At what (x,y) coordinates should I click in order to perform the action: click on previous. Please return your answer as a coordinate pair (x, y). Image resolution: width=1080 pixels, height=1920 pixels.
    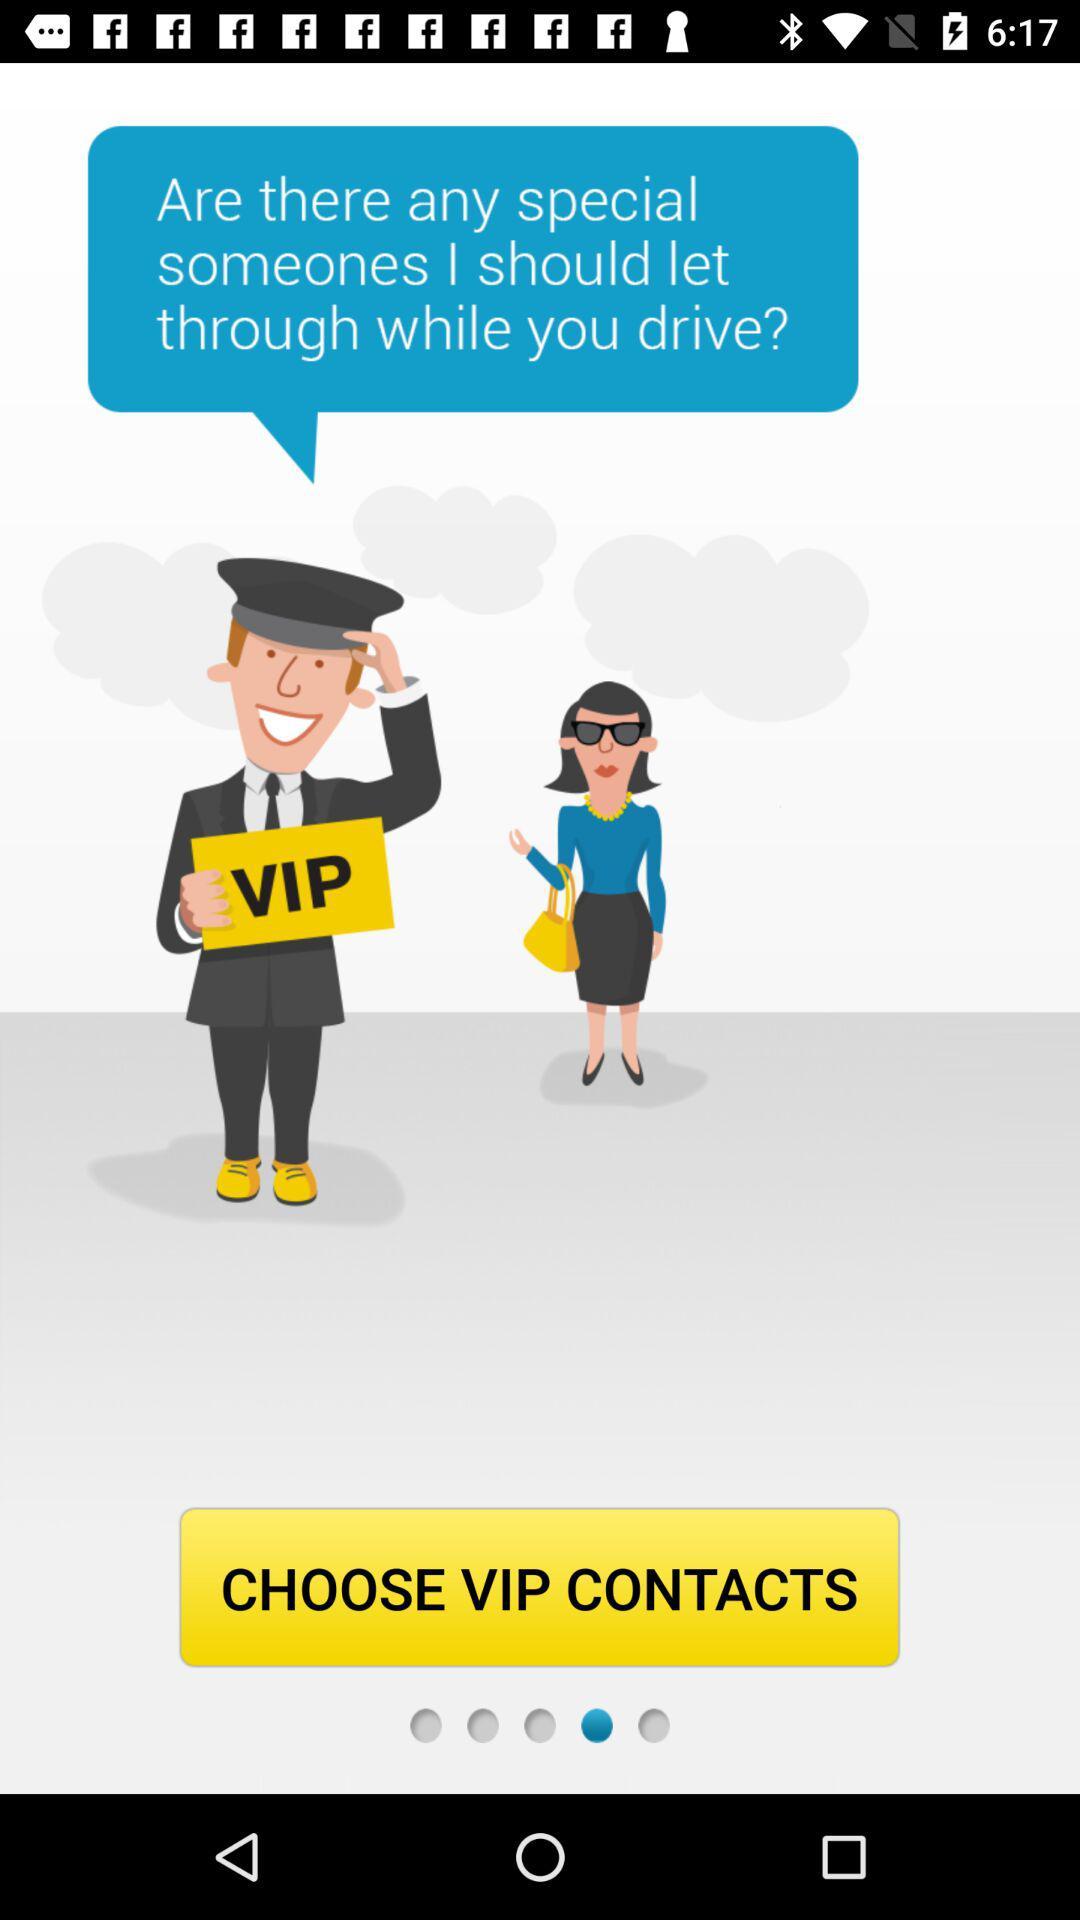
    Looking at the image, I should click on (540, 1724).